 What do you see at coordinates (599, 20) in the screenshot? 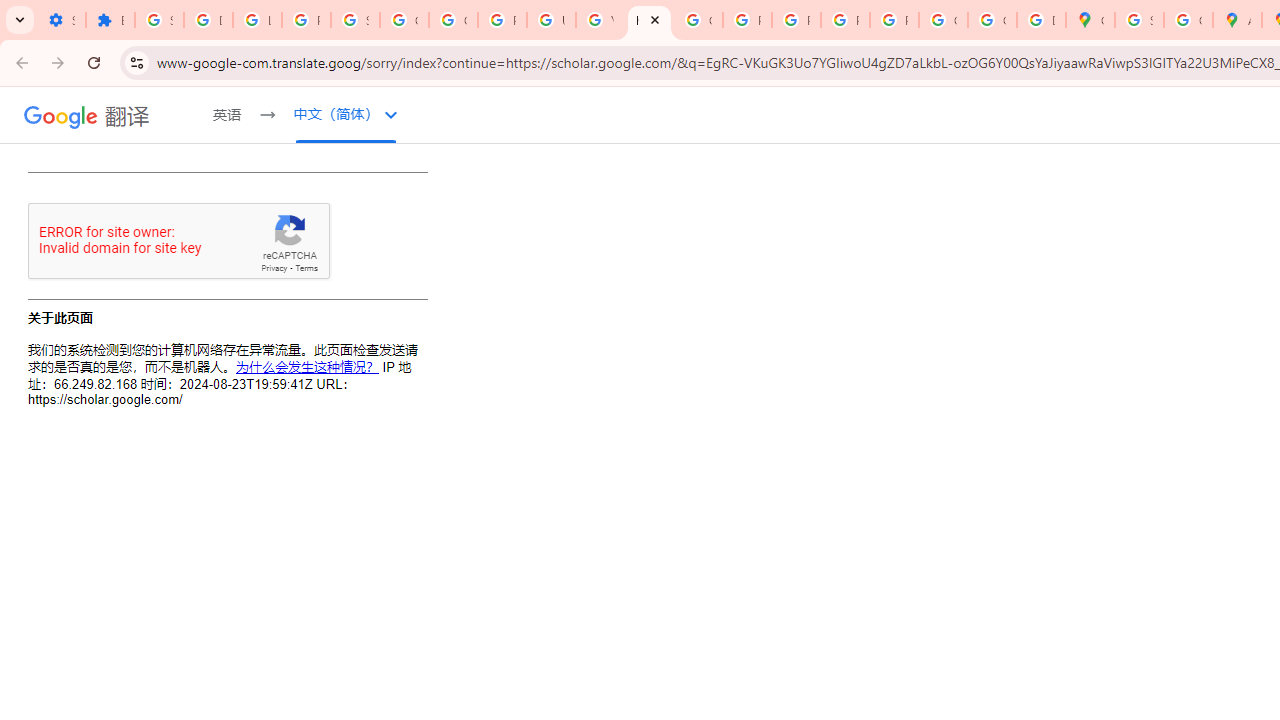
I see `'YouTube'` at bounding box center [599, 20].